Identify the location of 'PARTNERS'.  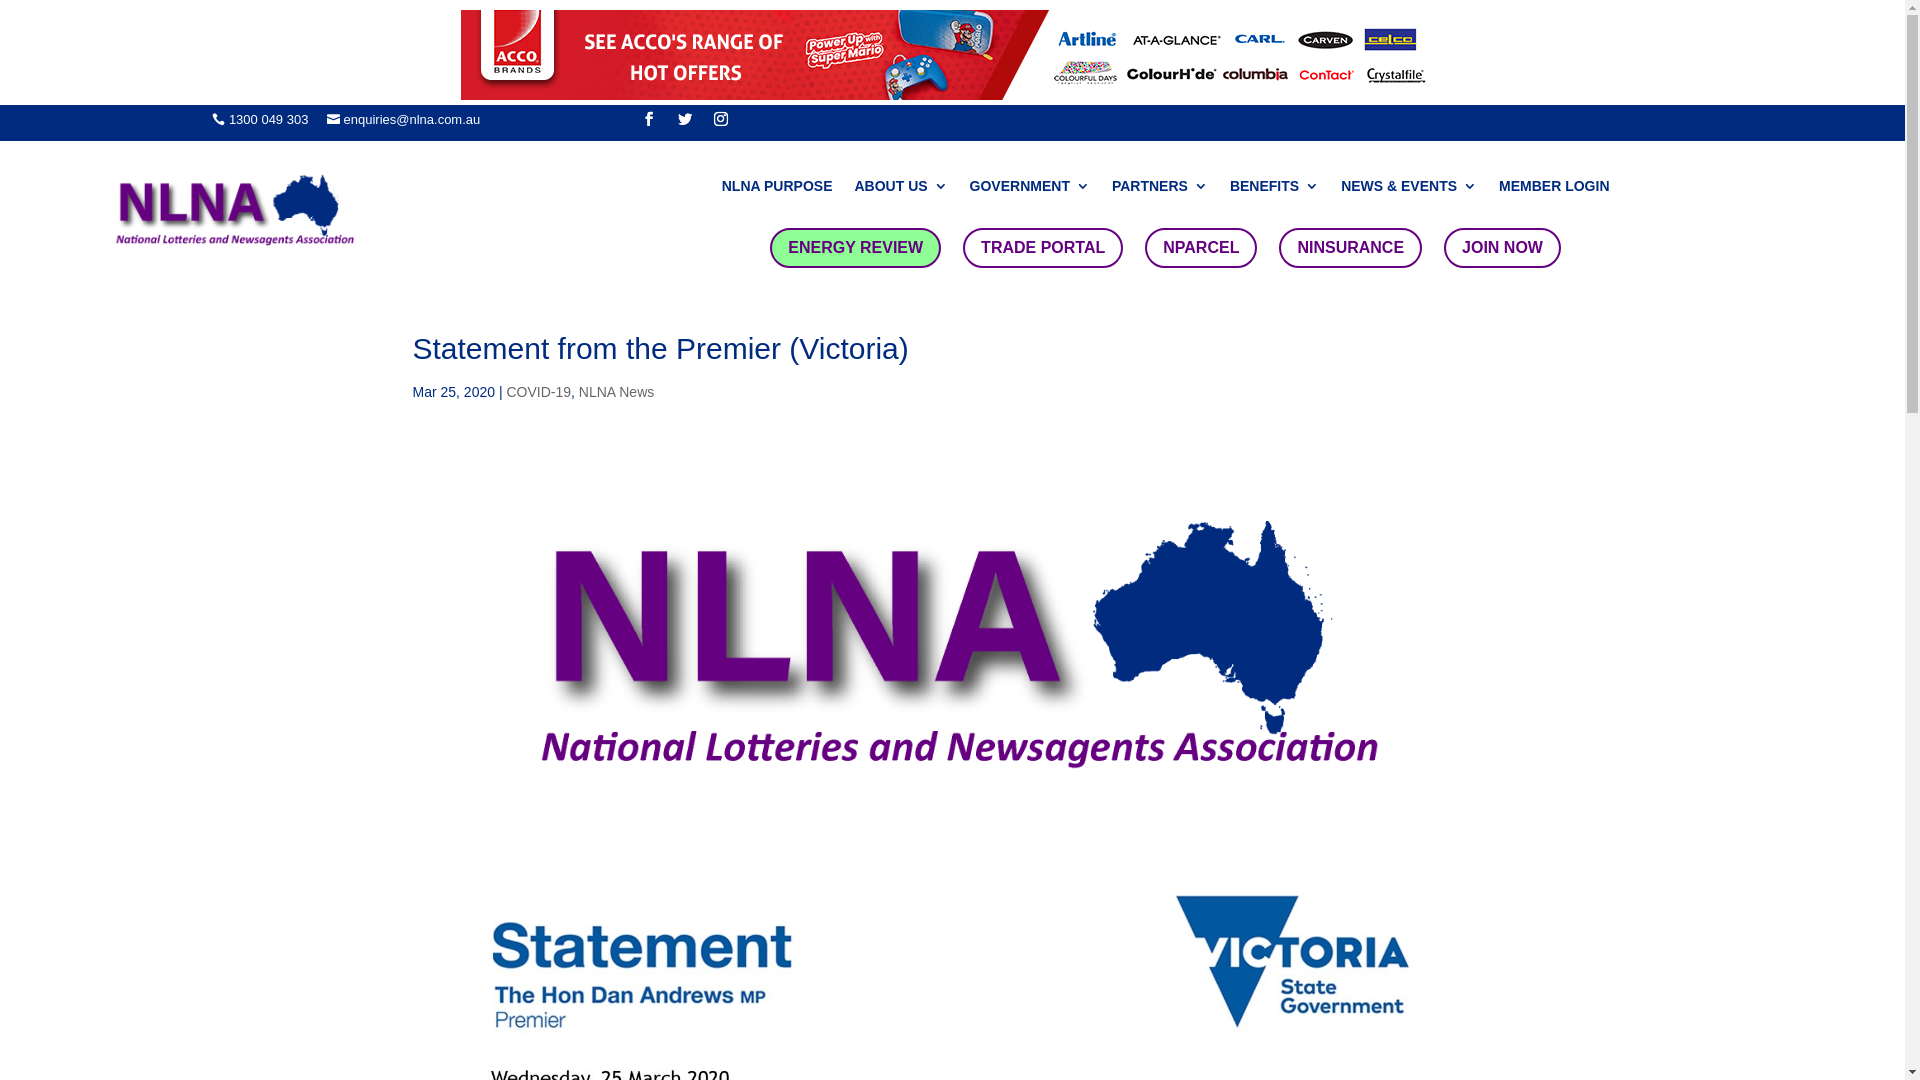
(1111, 189).